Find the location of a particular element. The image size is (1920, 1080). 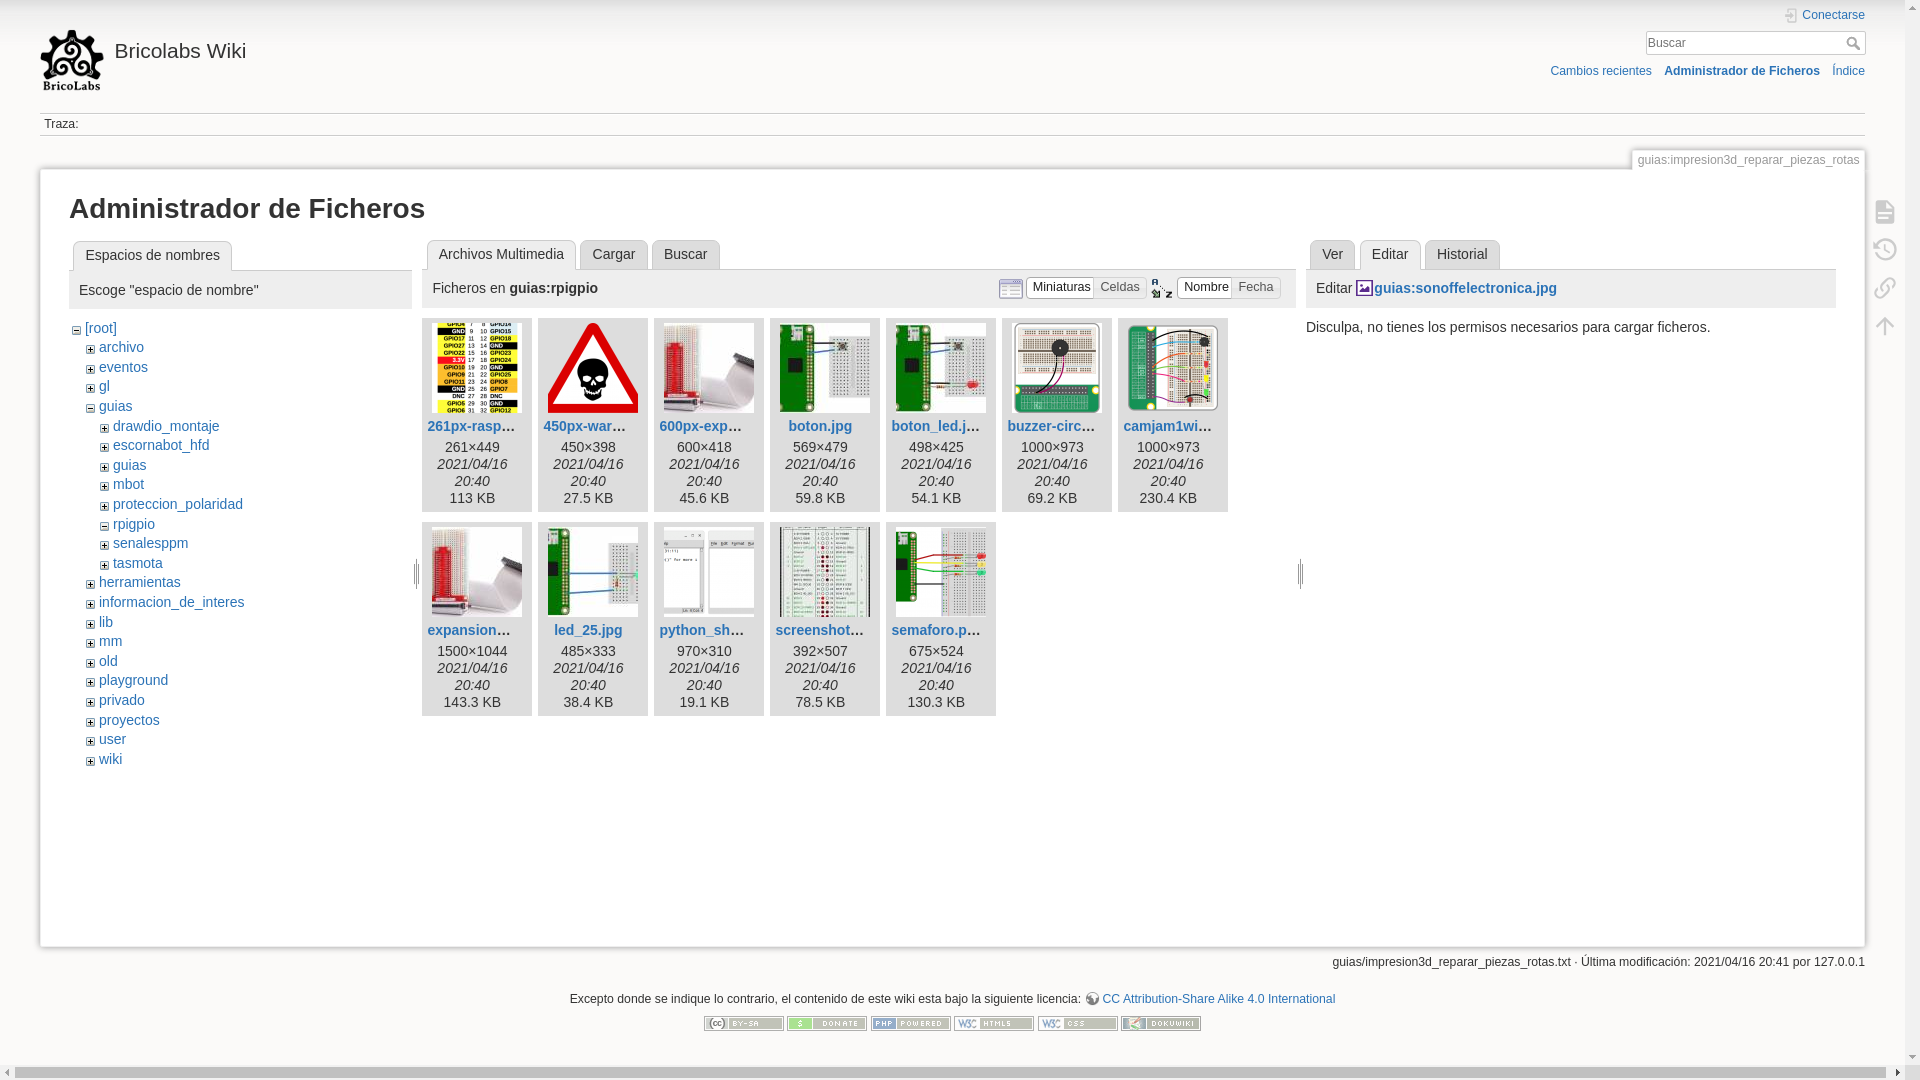

'user' is located at coordinates (98, 739).